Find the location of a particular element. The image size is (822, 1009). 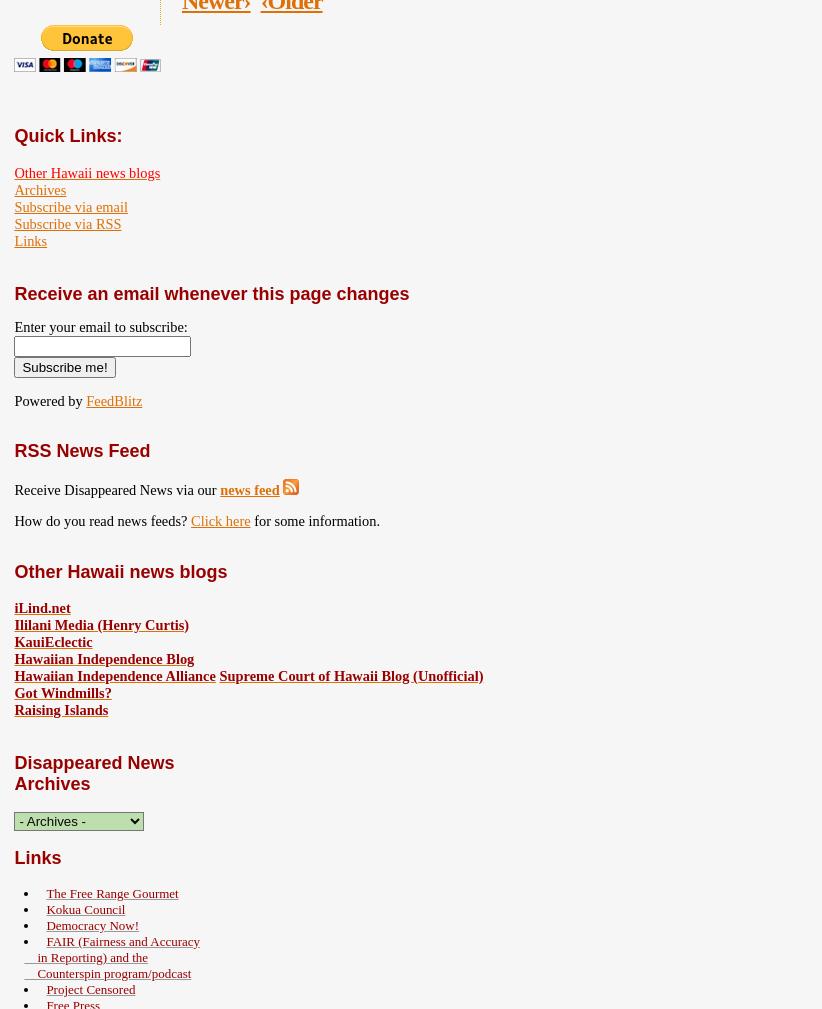

'Receive Disappeared News via our' is located at coordinates (115, 487).